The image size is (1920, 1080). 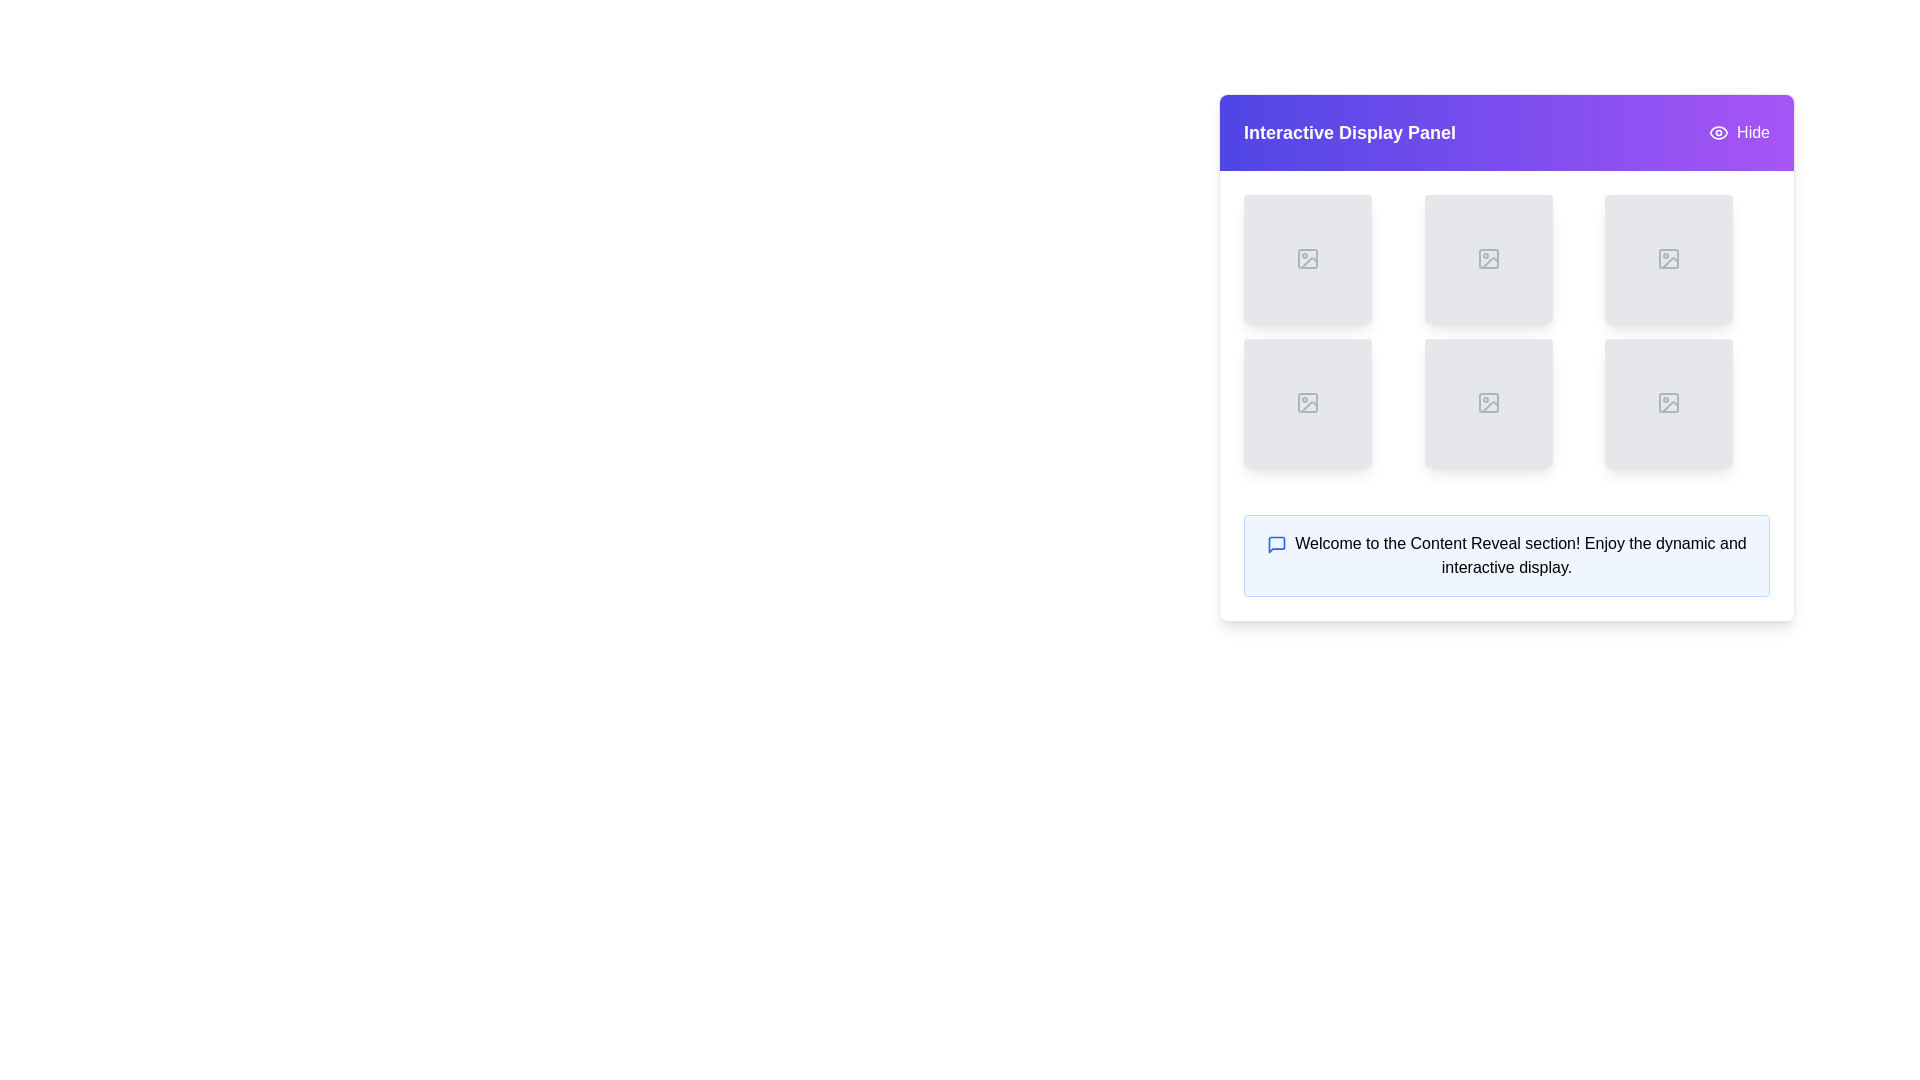 What do you see at coordinates (1308, 402) in the screenshot?
I see `the icon located in the second row, second column of the 2x3 grid layout within the 'Interactive Display Panel' section to interact` at bounding box center [1308, 402].